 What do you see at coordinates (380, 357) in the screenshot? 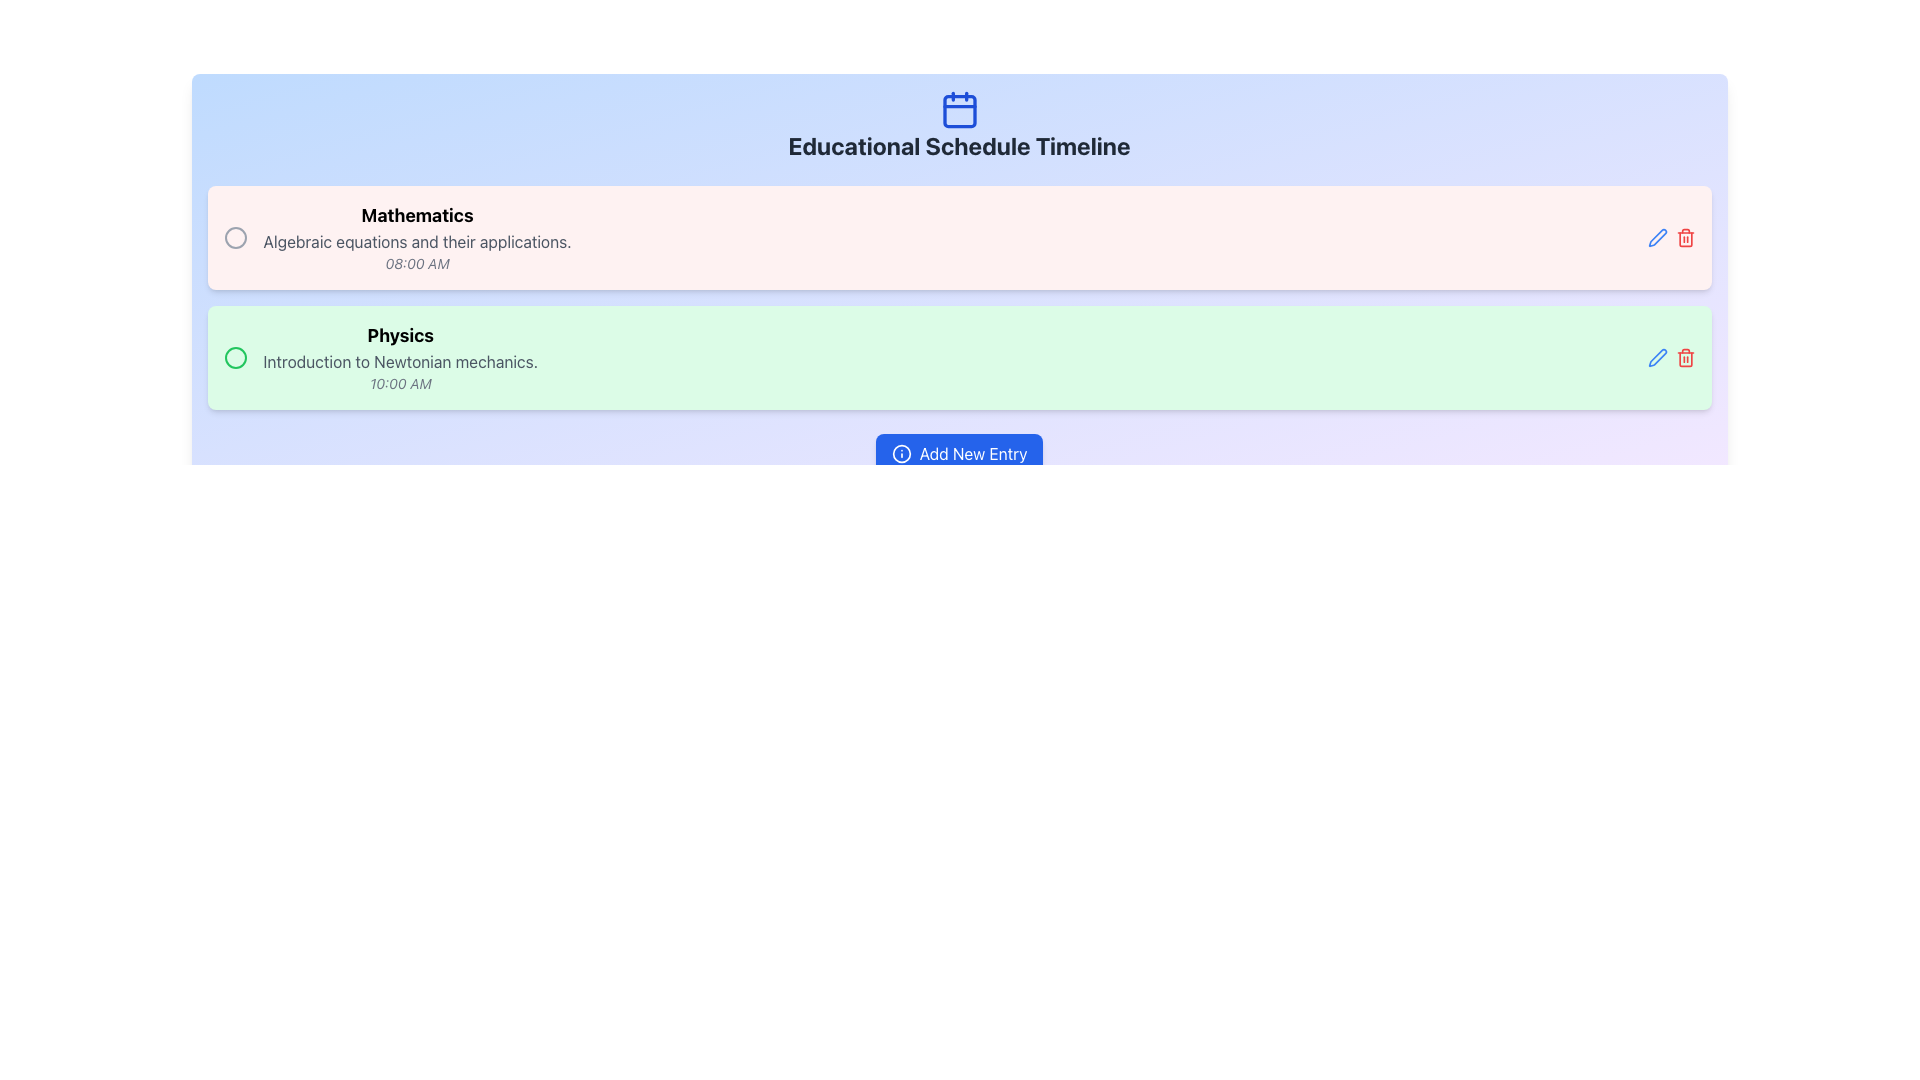
I see `the composite information display for 'Physics' which includes a bold heading, a brief description, and a timestamp` at bounding box center [380, 357].